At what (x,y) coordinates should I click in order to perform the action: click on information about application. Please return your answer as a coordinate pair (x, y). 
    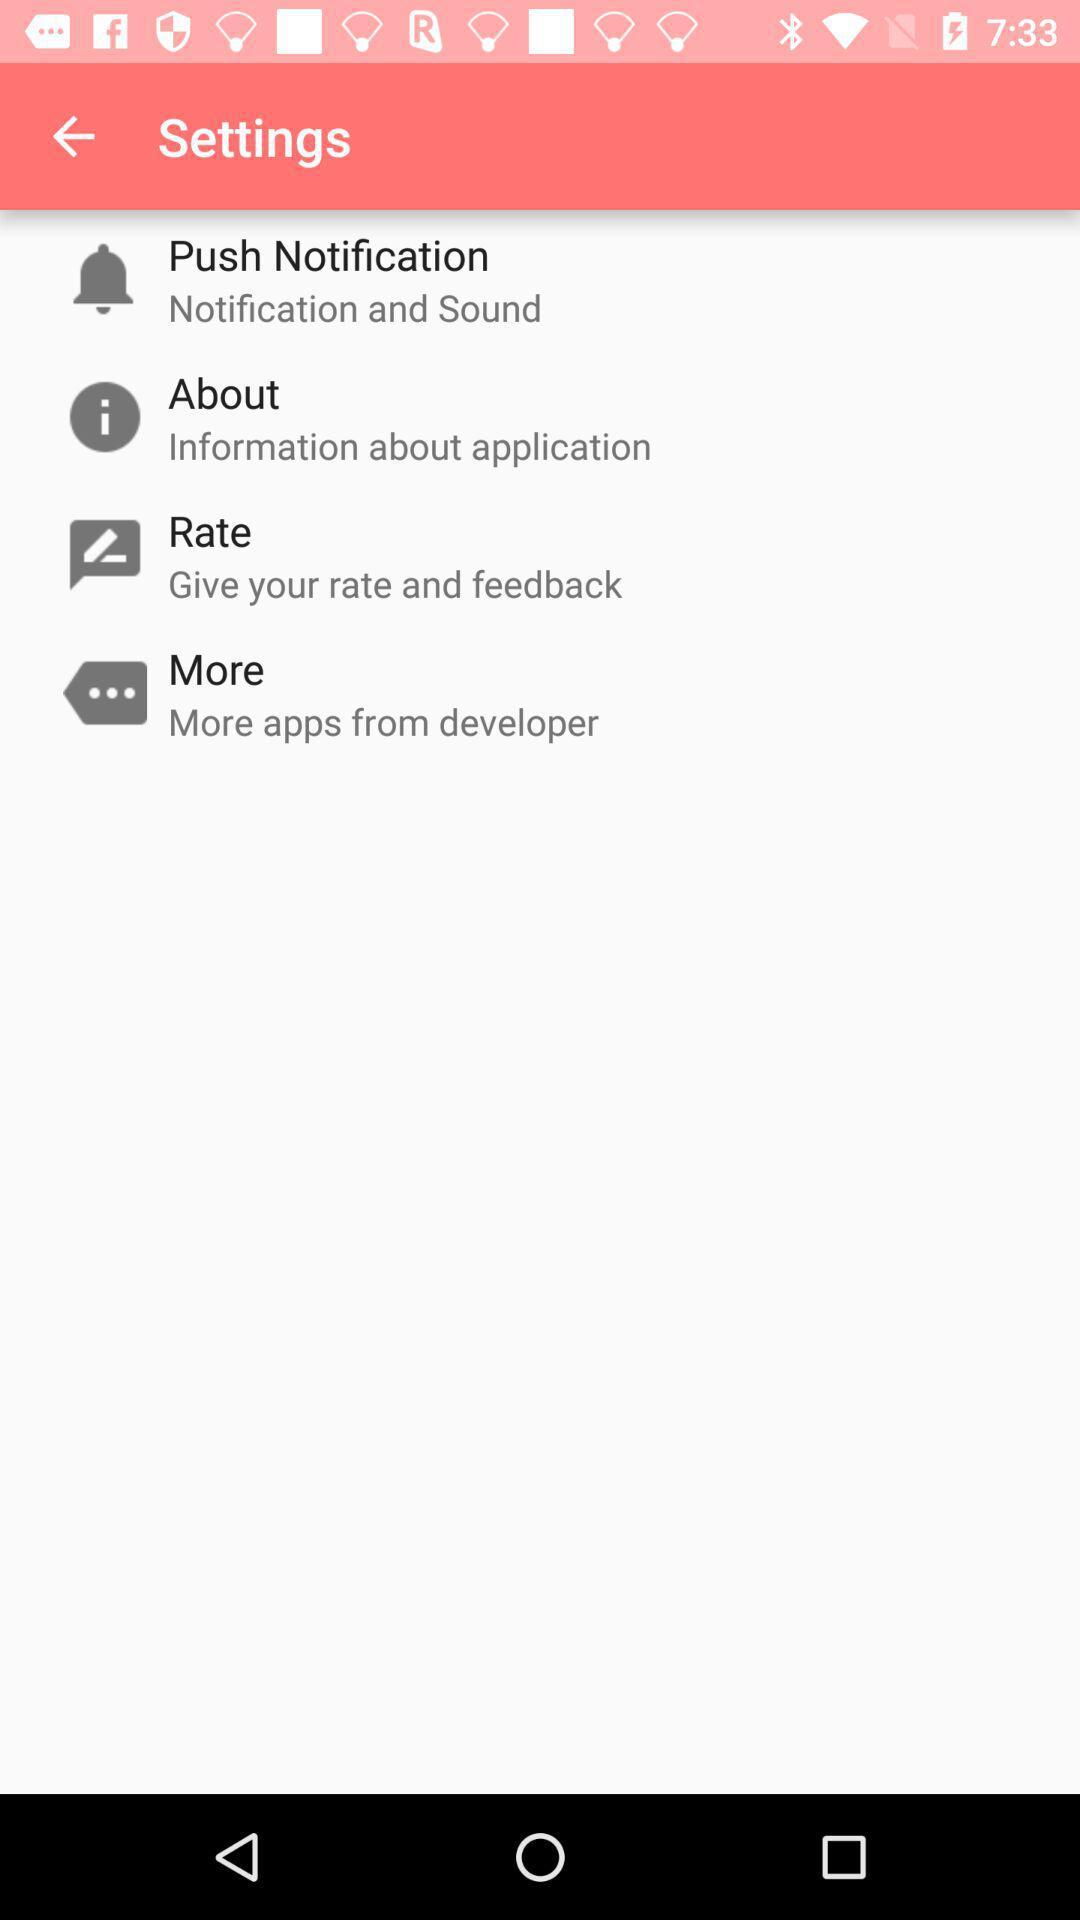
    Looking at the image, I should click on (408, 444).